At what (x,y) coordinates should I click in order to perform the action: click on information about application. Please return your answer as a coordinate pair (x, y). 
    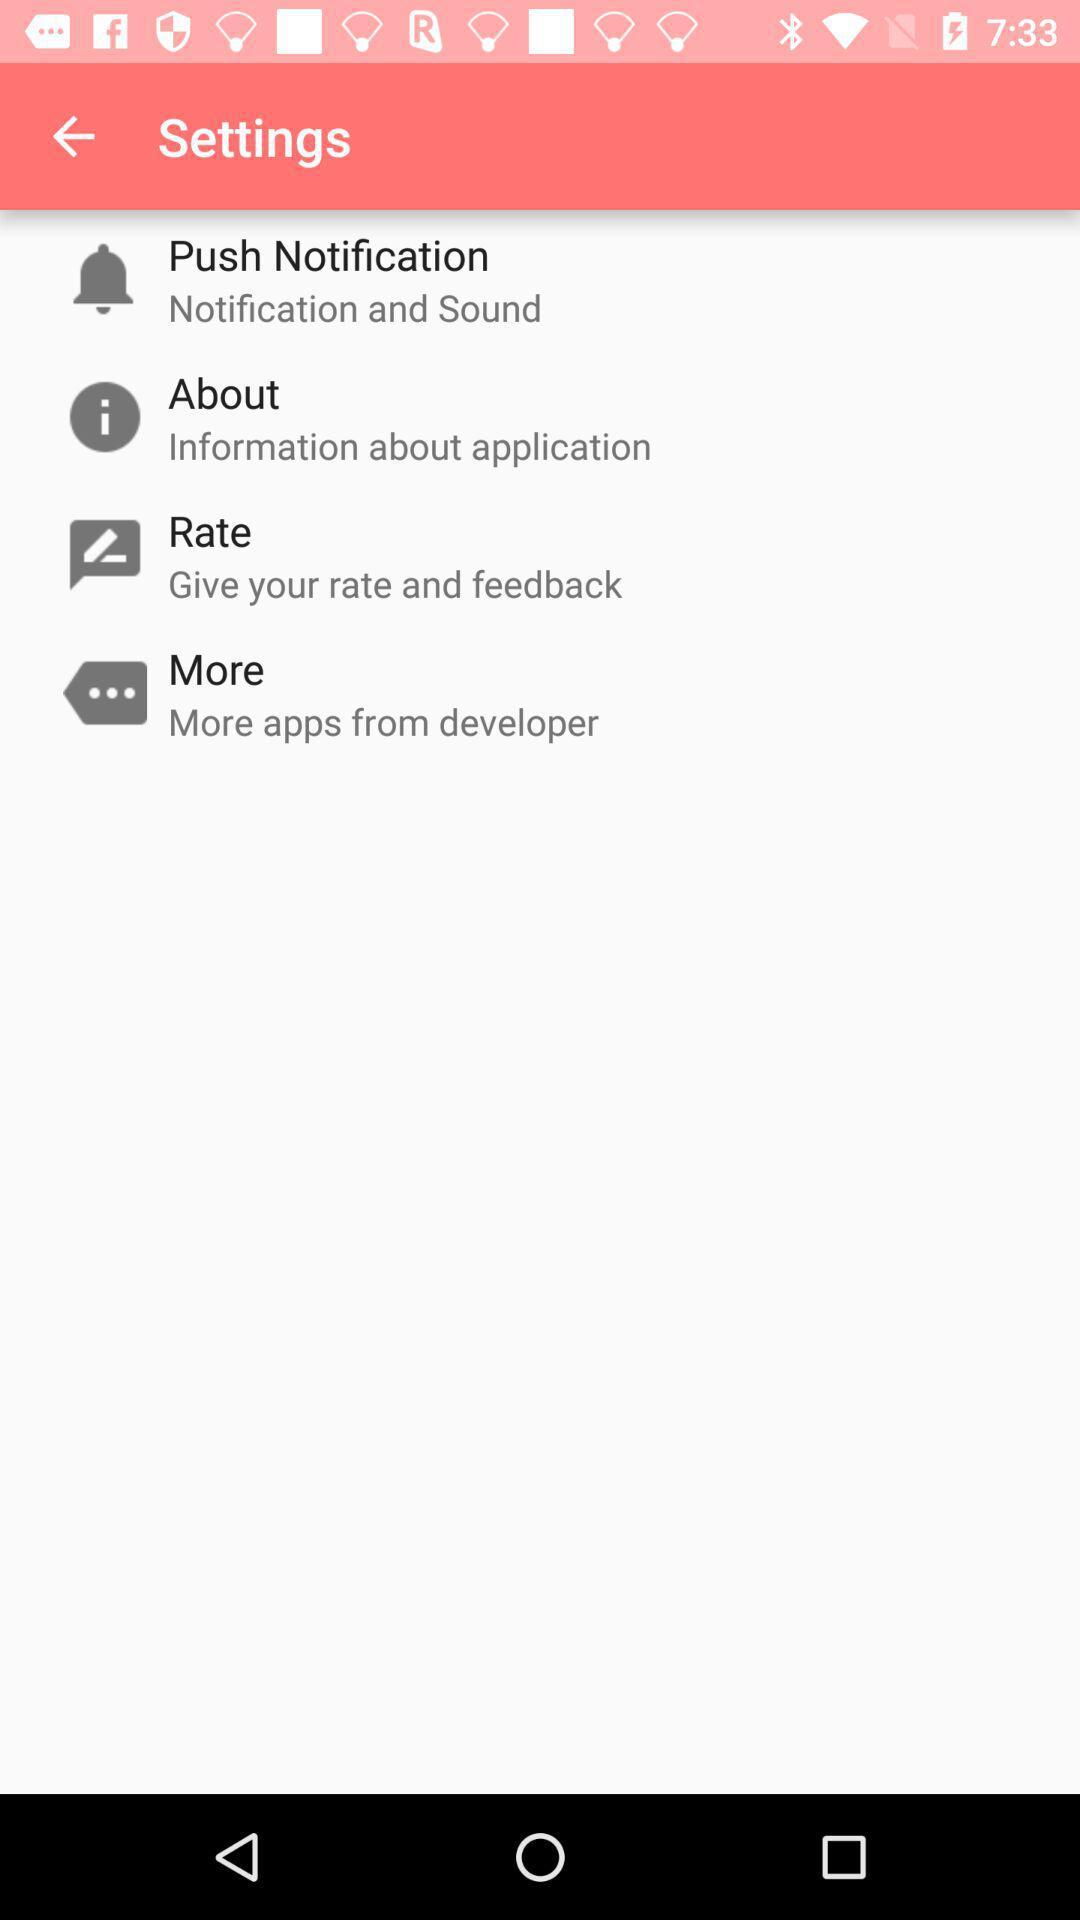
    Looking at the image, I should click on (408, 444).